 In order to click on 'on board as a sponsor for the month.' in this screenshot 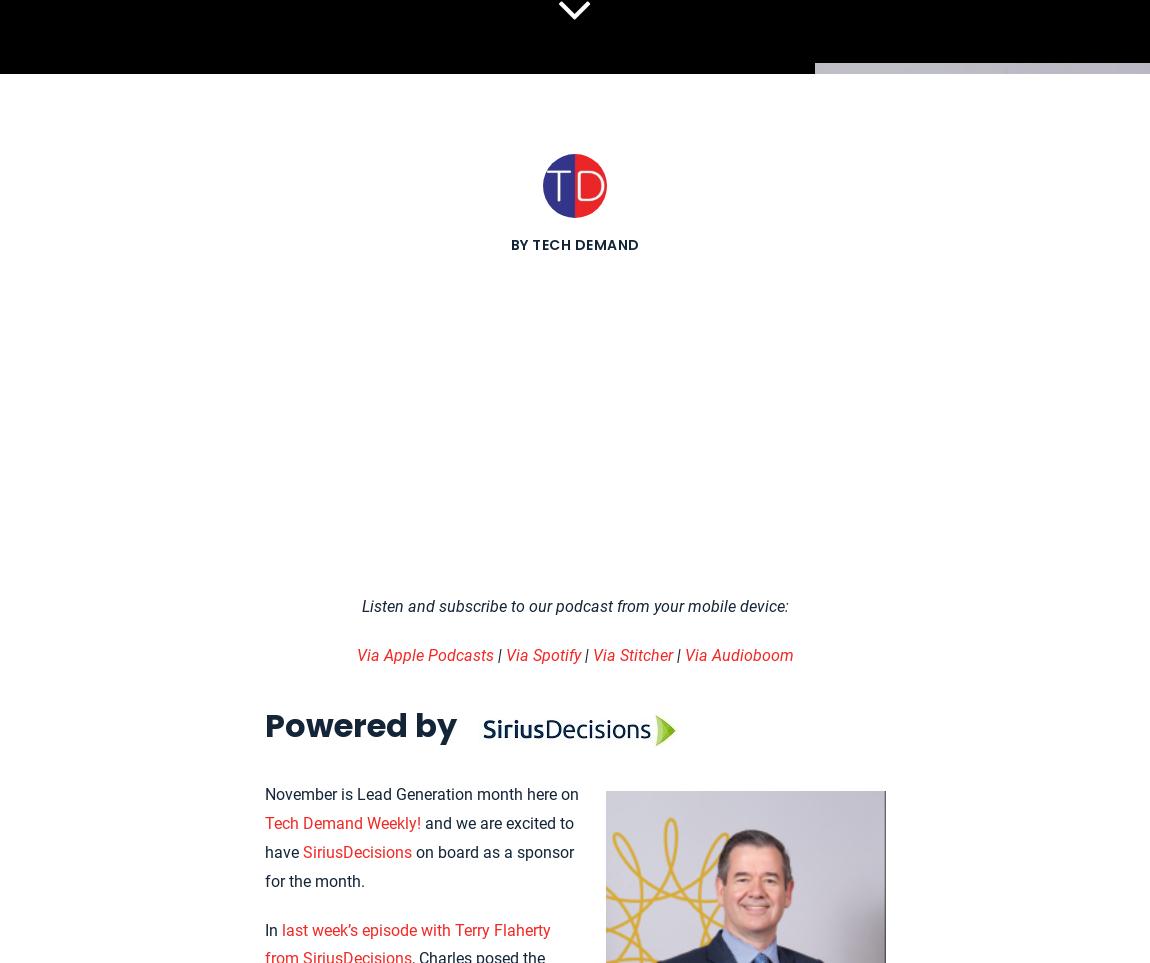, I will do `click(418, 866)`.